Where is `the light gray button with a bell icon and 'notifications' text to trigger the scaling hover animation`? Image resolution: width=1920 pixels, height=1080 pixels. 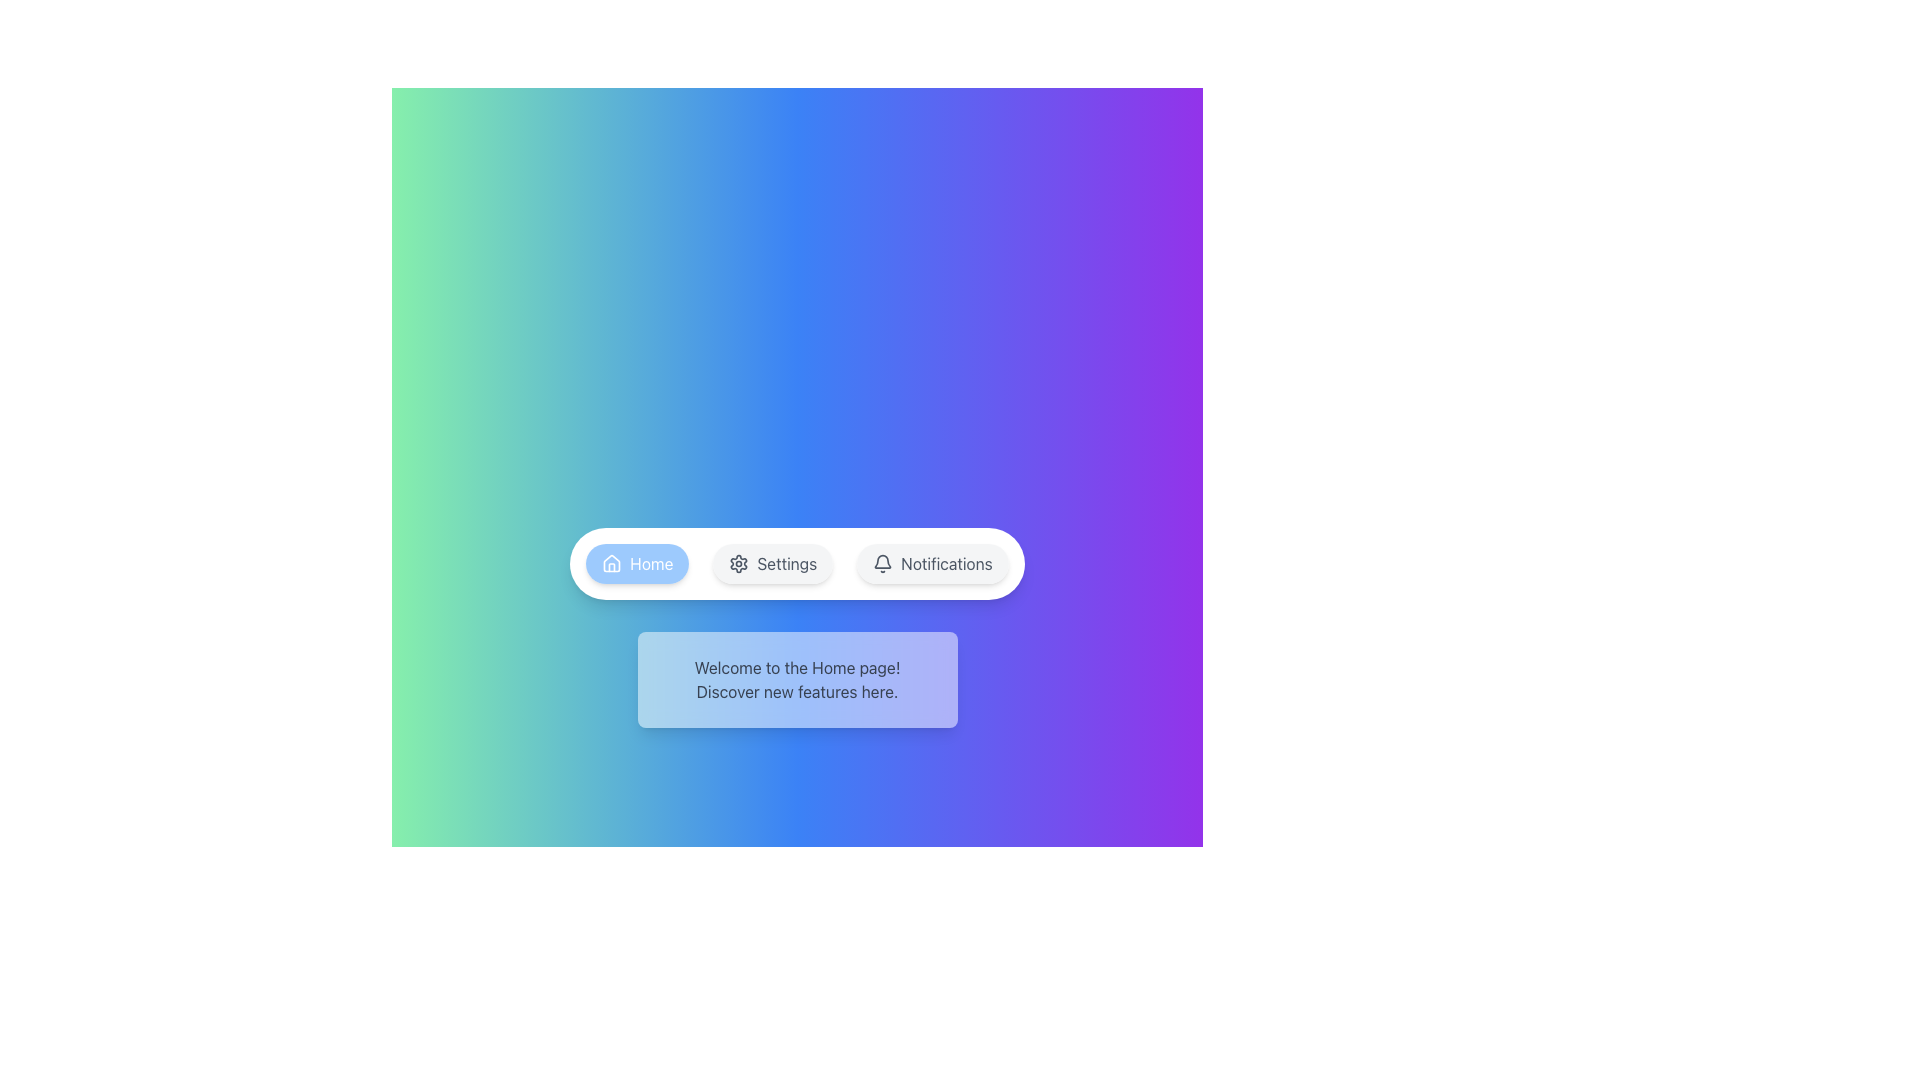 the light gray button with a bell icon and 'notifications' text to trigger the scaling hover animation is located at coordinates (931, 563).